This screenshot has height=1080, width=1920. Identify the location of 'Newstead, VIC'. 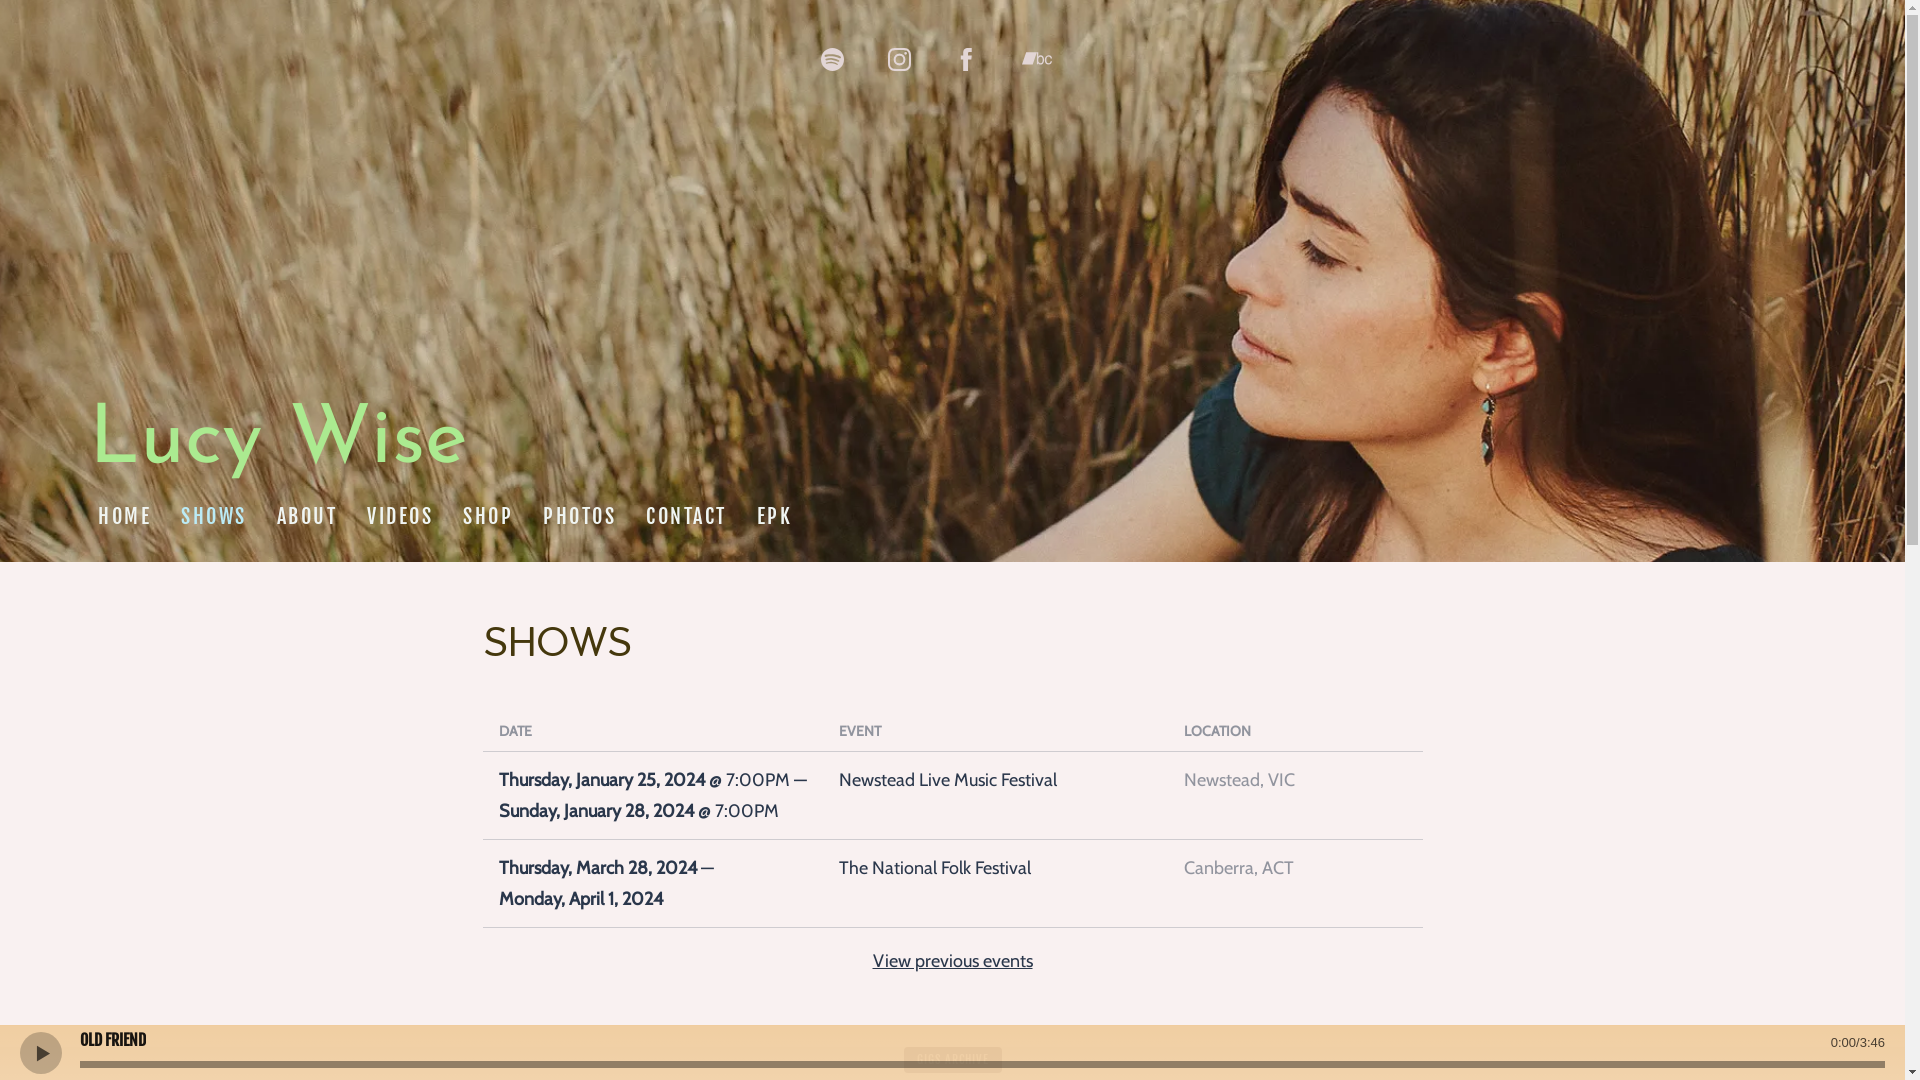
(1295, 779).